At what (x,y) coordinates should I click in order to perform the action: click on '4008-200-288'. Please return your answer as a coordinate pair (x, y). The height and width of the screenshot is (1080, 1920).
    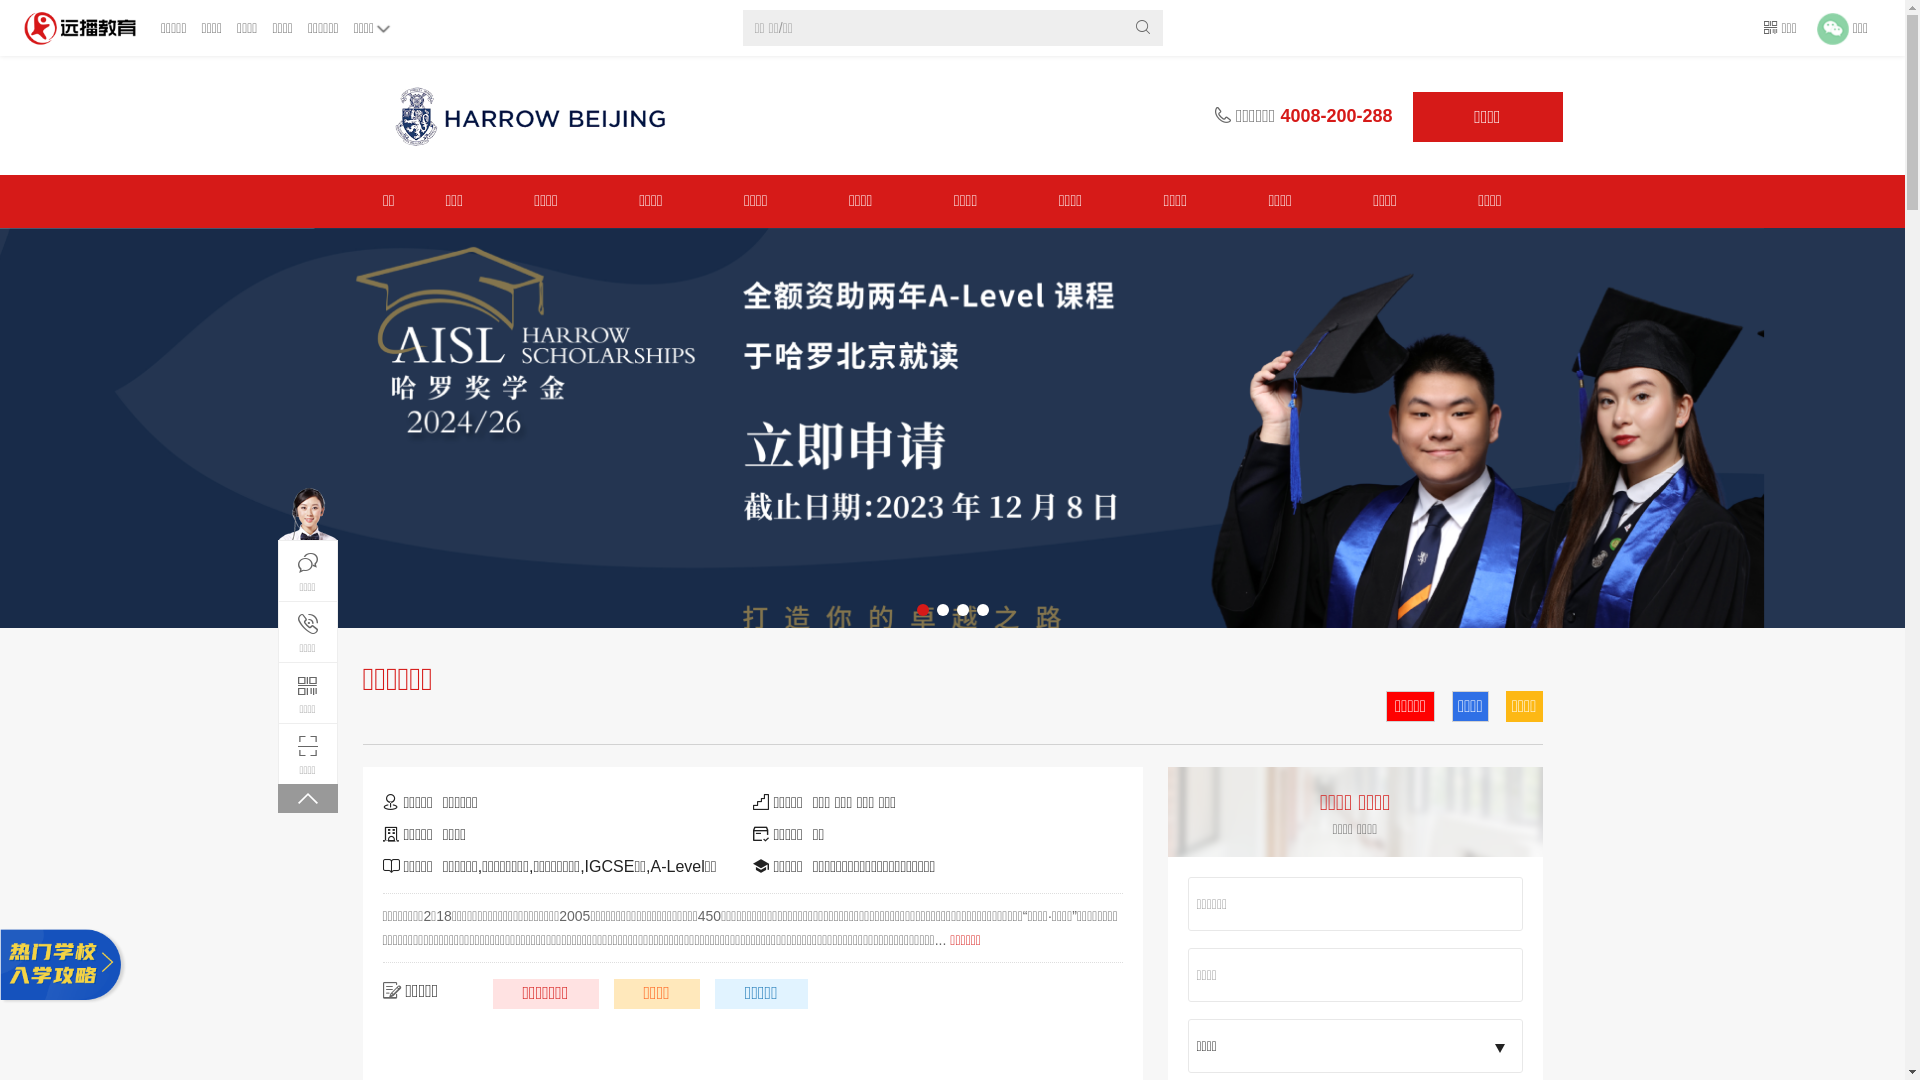
    Looking at the image, I should click on (1335, 115).